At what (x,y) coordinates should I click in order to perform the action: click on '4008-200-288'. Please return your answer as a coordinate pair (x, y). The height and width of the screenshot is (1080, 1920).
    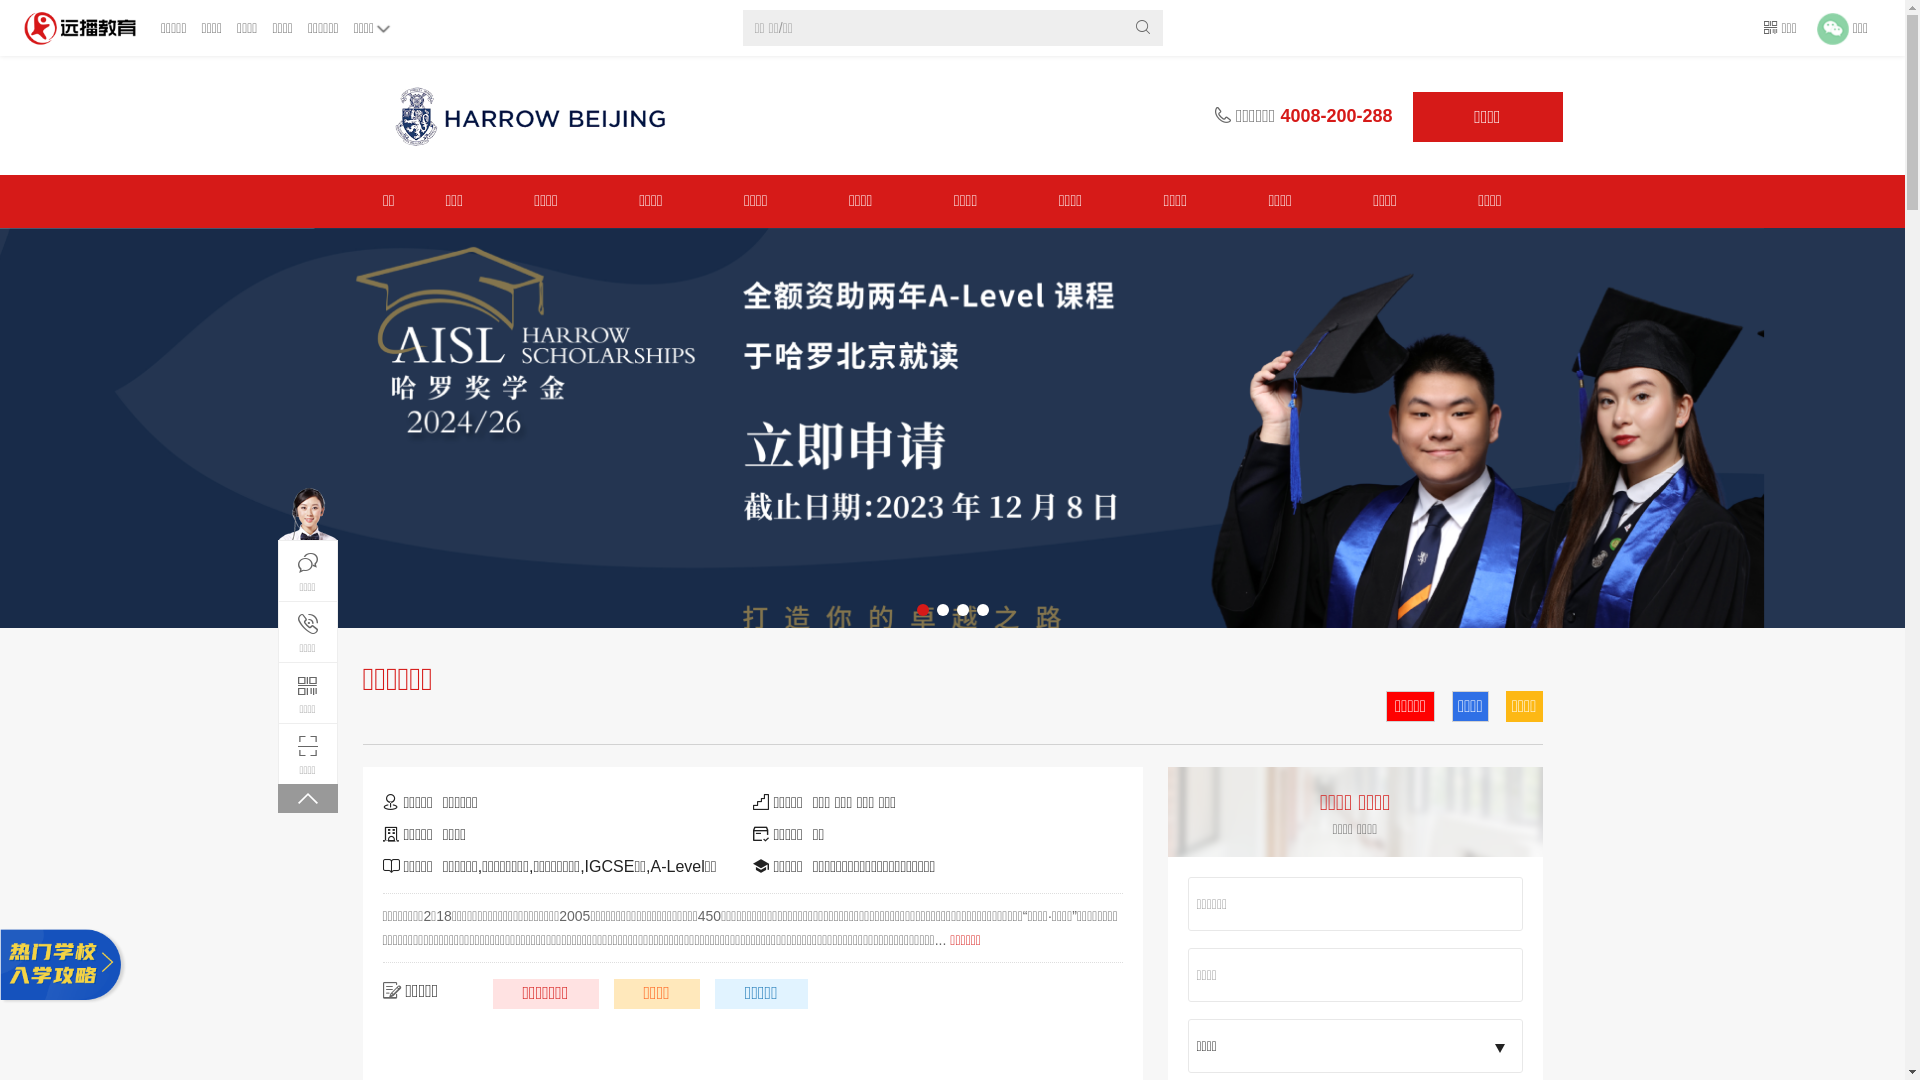
    Looking at the image, I should click on (1335, 115).